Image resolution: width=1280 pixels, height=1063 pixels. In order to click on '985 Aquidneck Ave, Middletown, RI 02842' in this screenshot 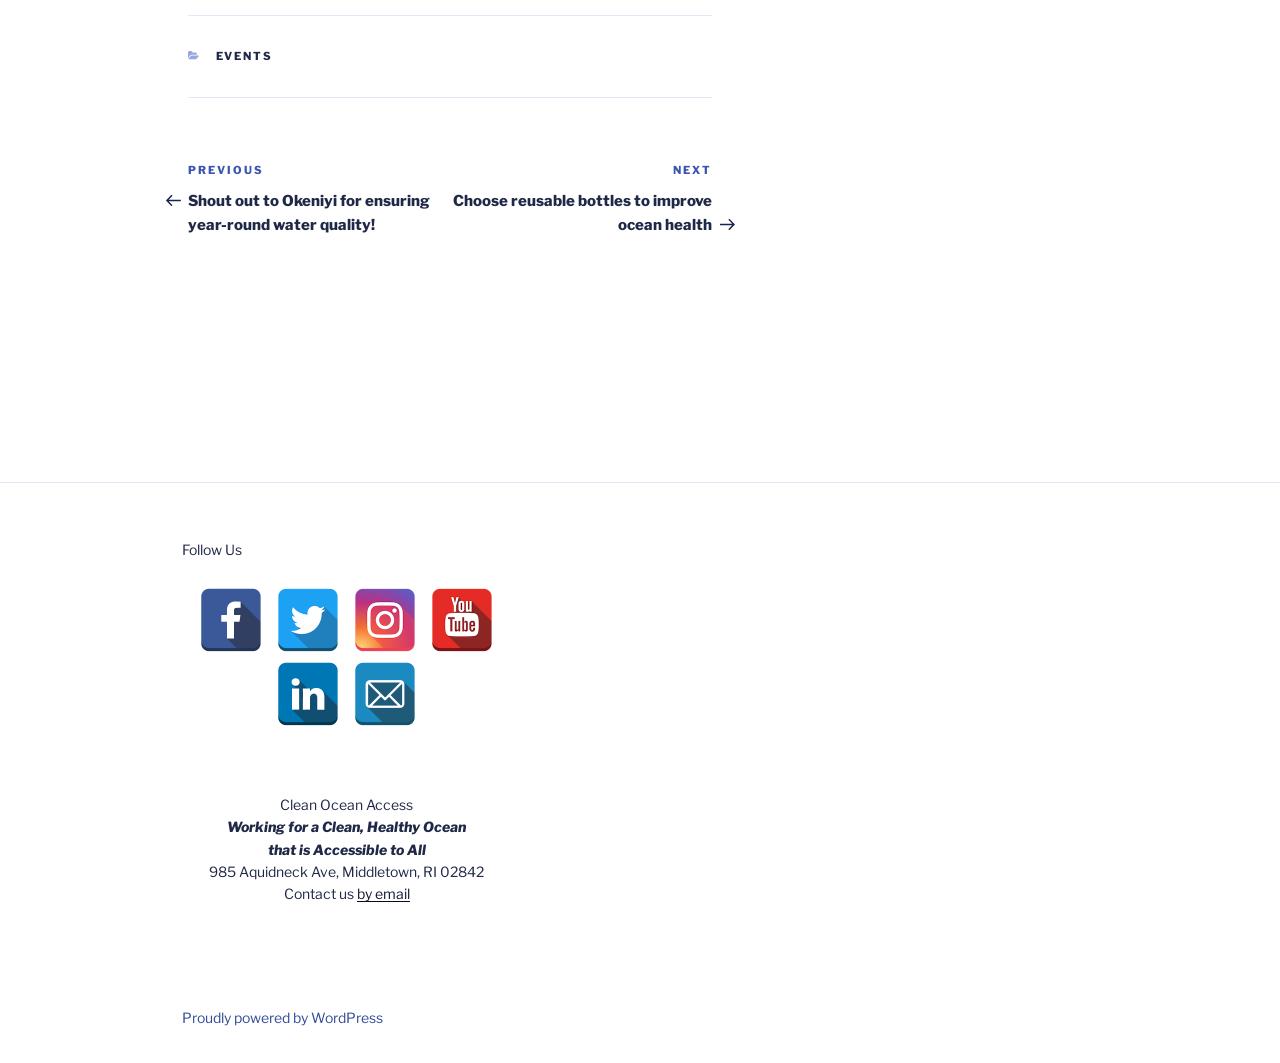, I will do `click(346, 869)`.